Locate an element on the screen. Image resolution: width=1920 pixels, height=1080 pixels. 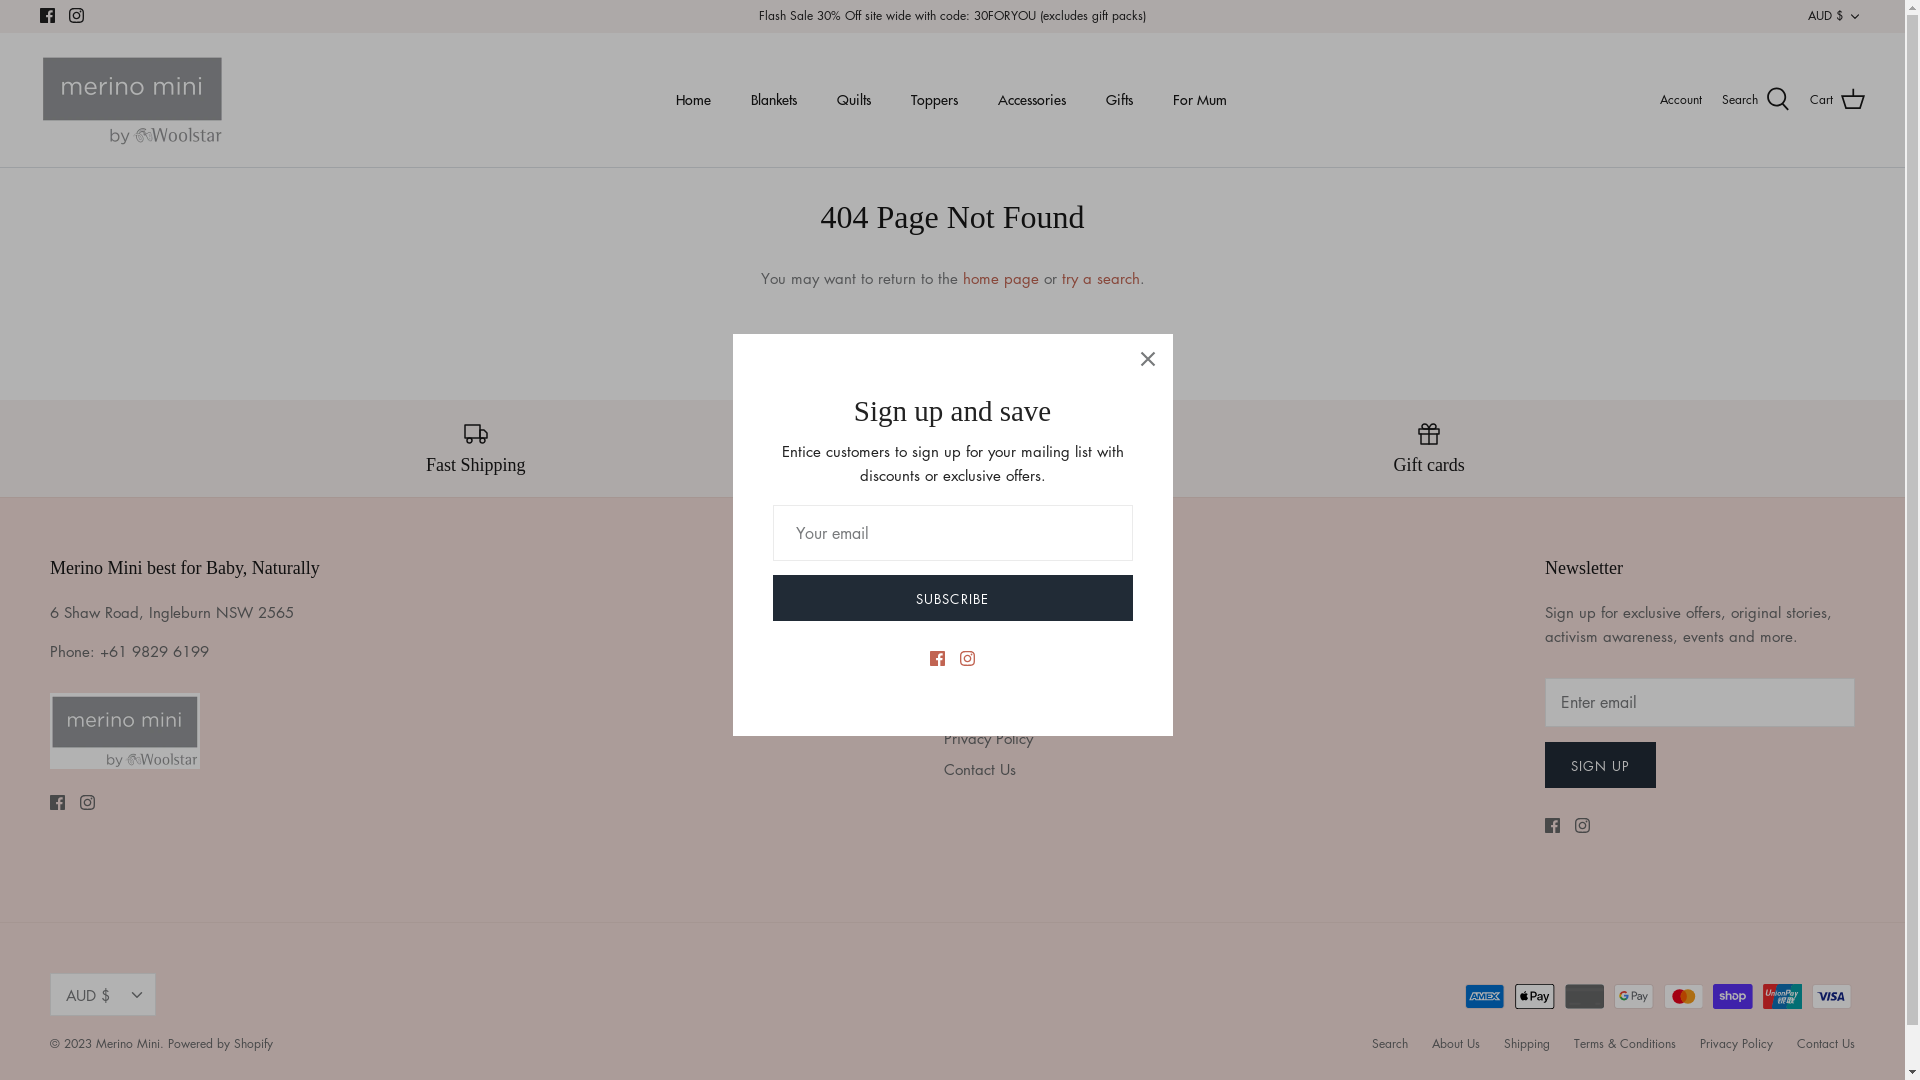
'home page' is located at coordinates (999, 277).